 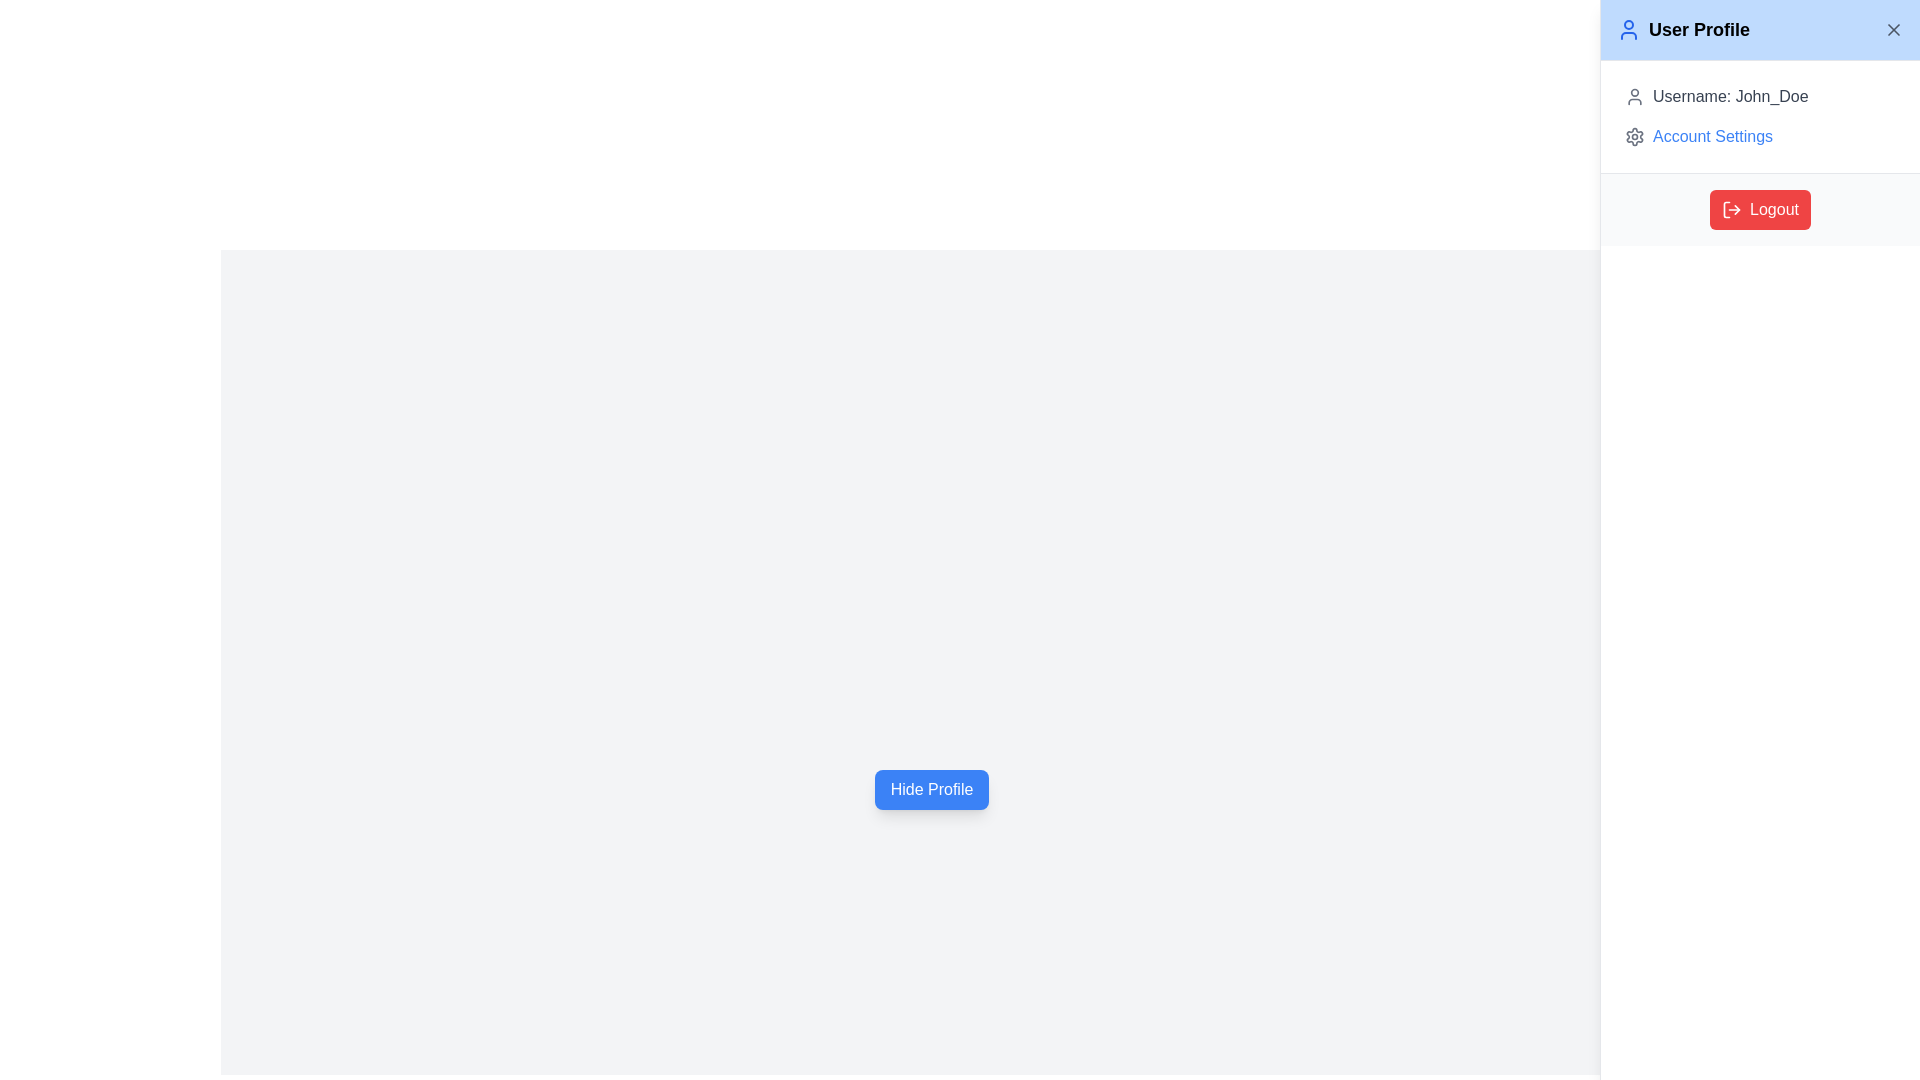 What do you see at coordinates (1635, 96) in the screenshot?
I see `the small user icon representative of a profile, which features a circular head shape and torso outlined in clean lines, located to the left of the username 'John_Doe'` at bounding box center [1635, 96].